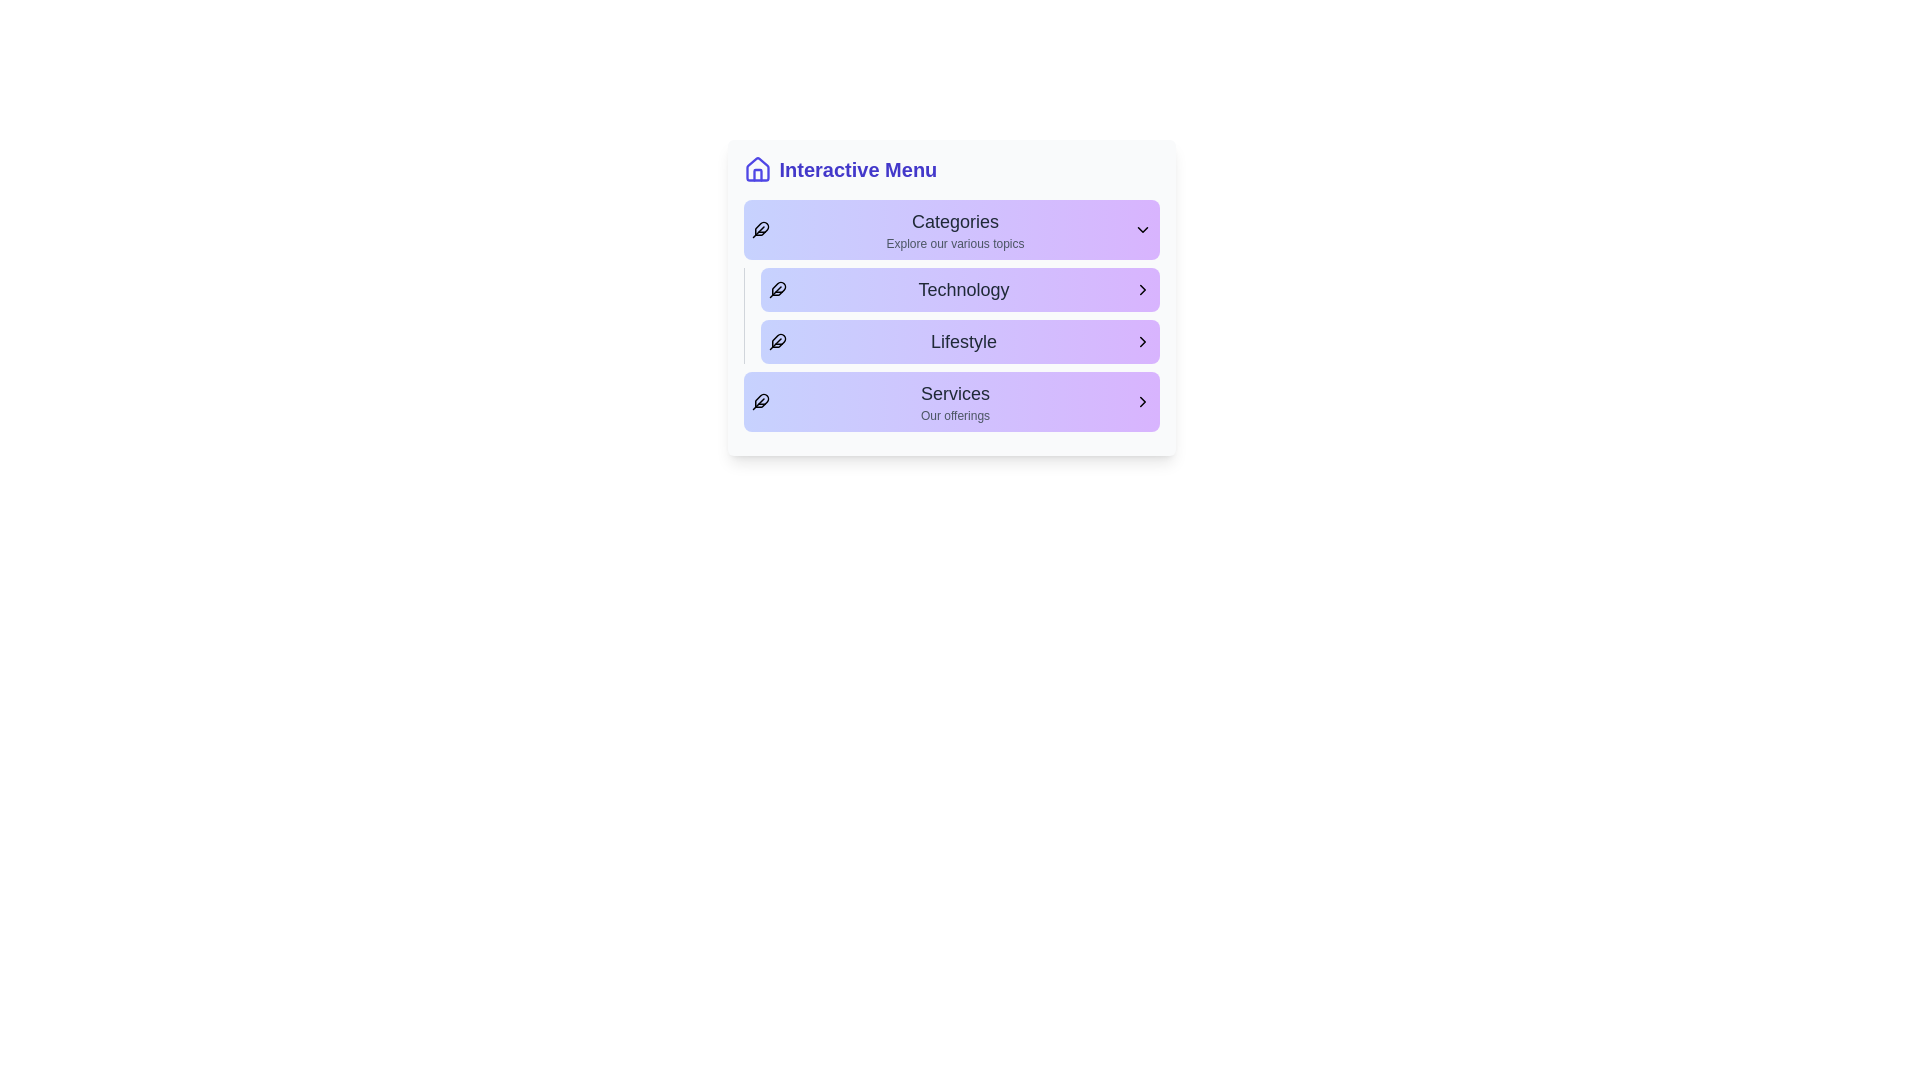 This screenshot has height=1080, width=1920. Describe the element at coordinates (954, 401) in the screenshot. I see `the 'Services' text label, which is part of the fourth interactive option in the 'Interactive Menu', located below the 'Lifestyle' section` at that location.